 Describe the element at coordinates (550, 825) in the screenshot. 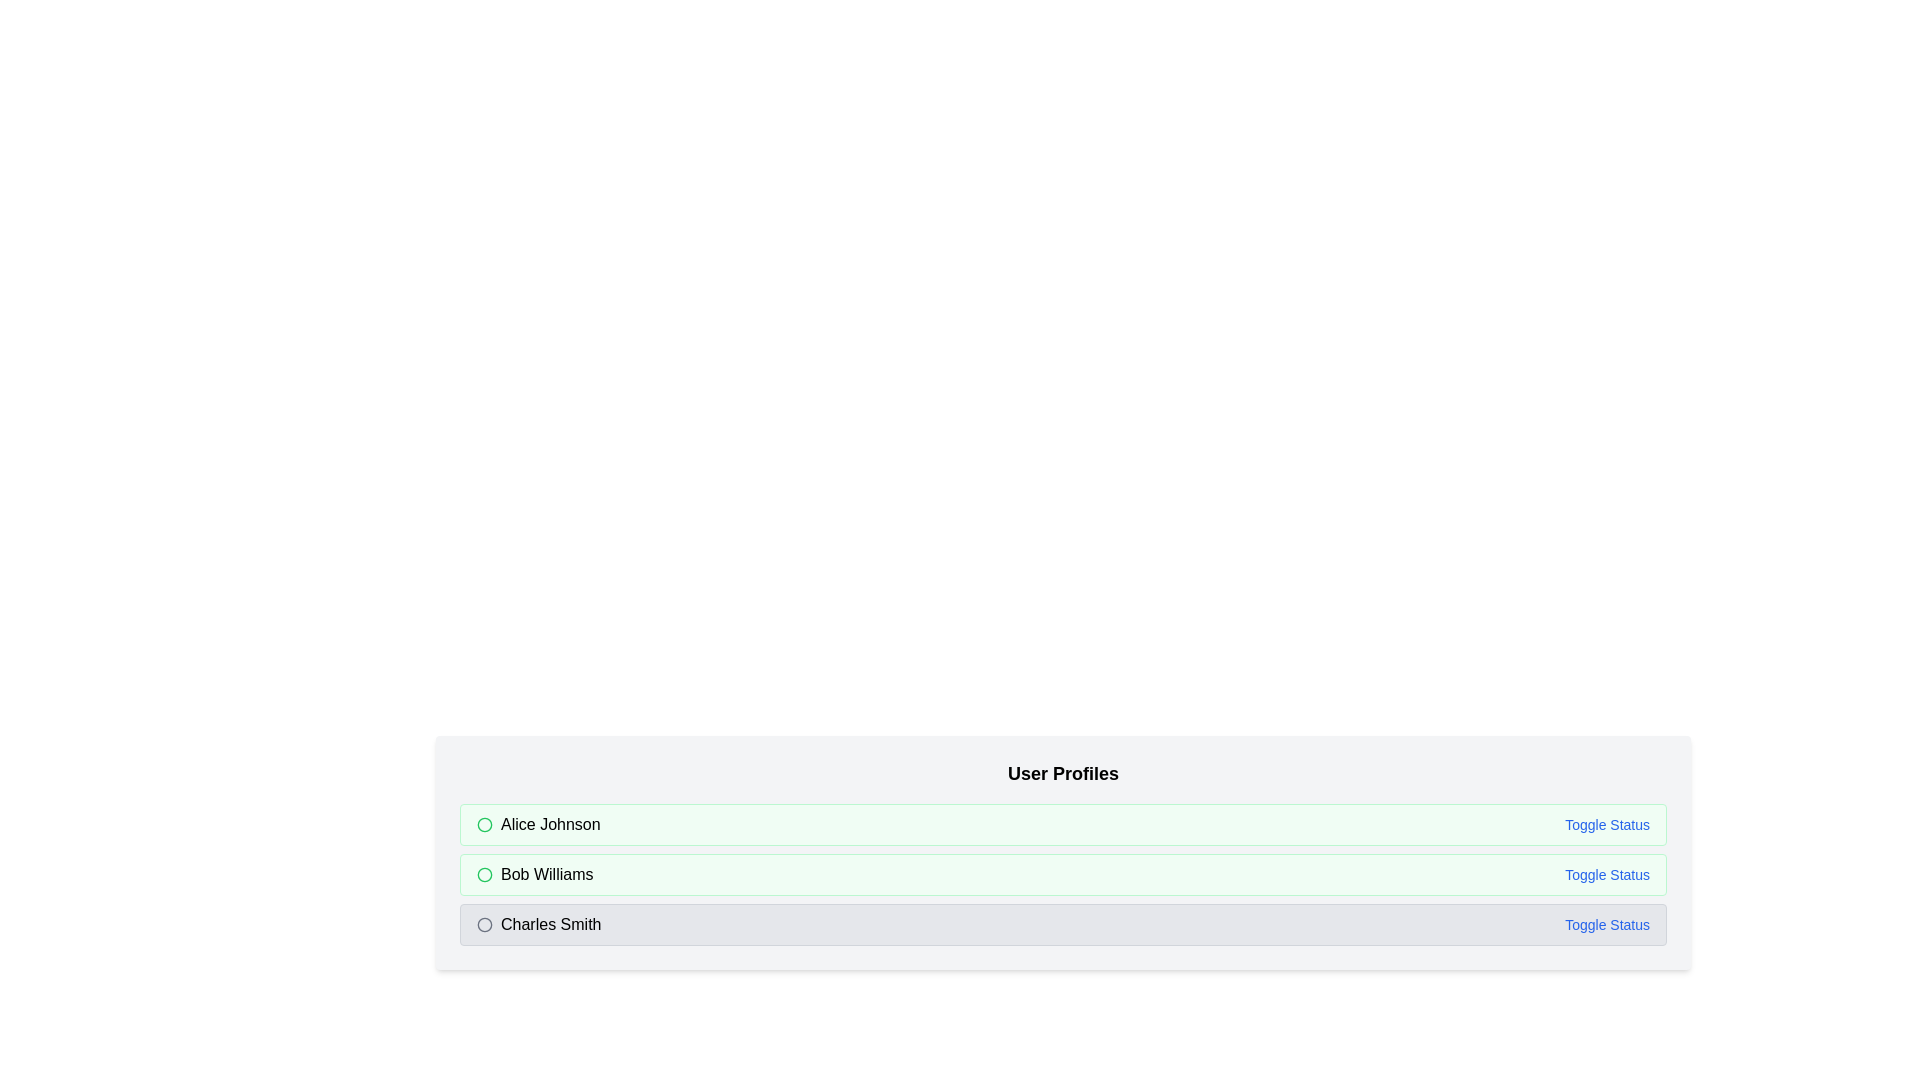

I see `the user profile text label displaying 'Alice Johnson', which is positioned in the first row of user profiles, adjacent to a green circular icon and a 'Toggle Status' button` at that location.